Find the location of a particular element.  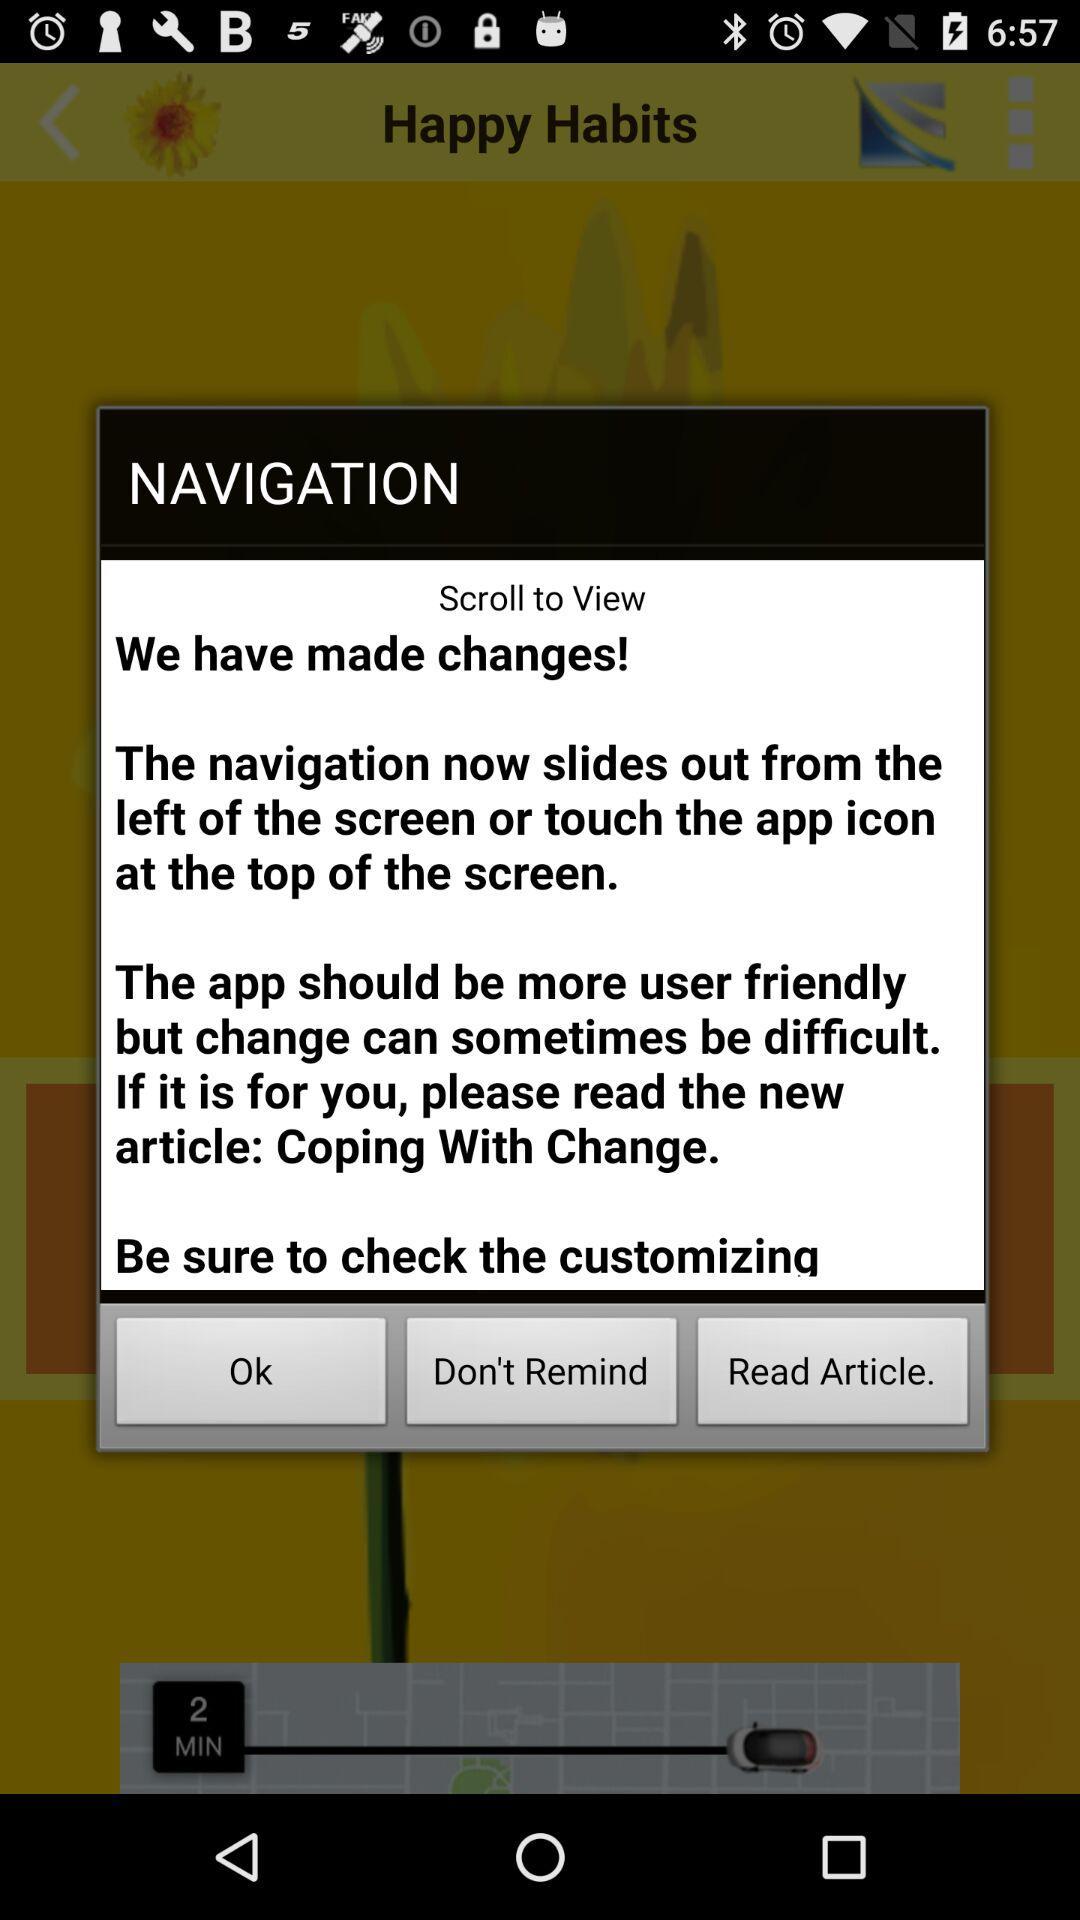

the icon at the bottom is located at coordinates (542, 1376).